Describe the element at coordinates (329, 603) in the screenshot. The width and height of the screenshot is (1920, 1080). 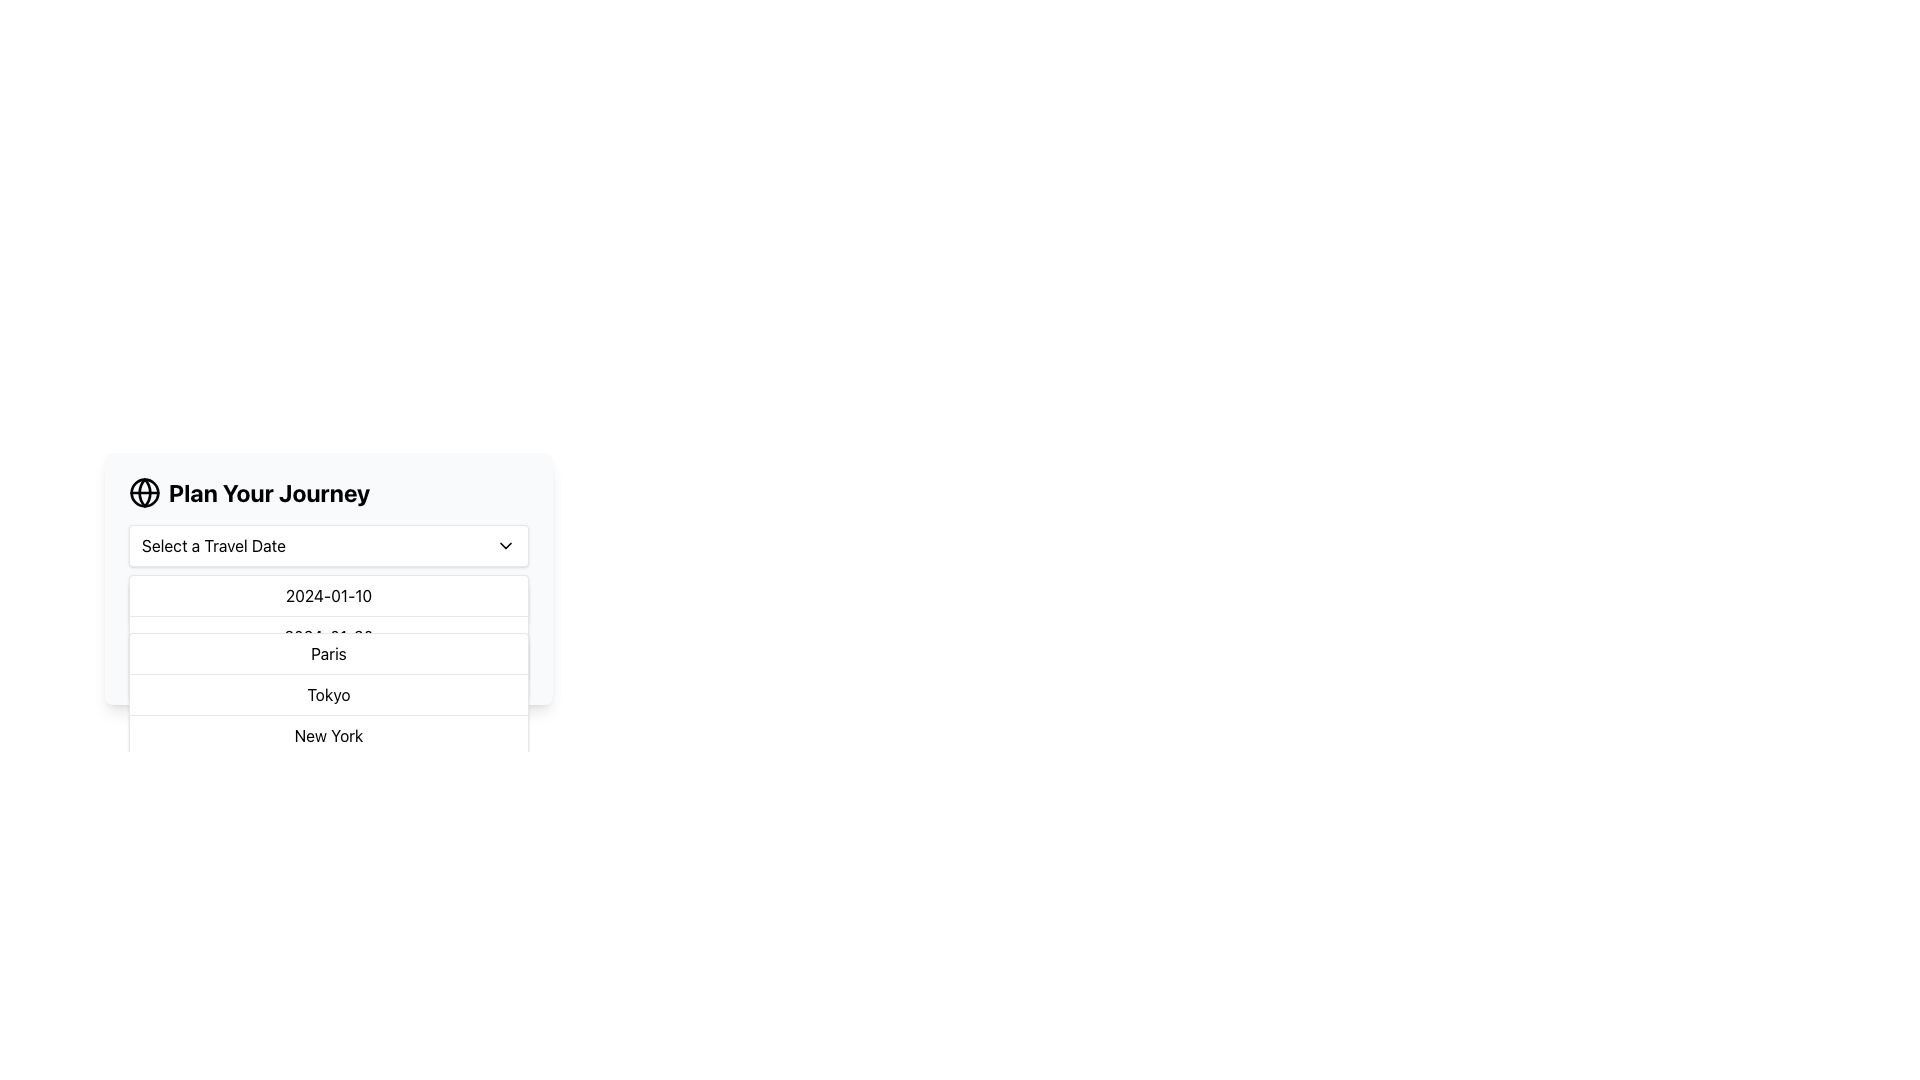
I see `the first selectable option in the travel dates list under 'Plan Your Journey'` at that location.